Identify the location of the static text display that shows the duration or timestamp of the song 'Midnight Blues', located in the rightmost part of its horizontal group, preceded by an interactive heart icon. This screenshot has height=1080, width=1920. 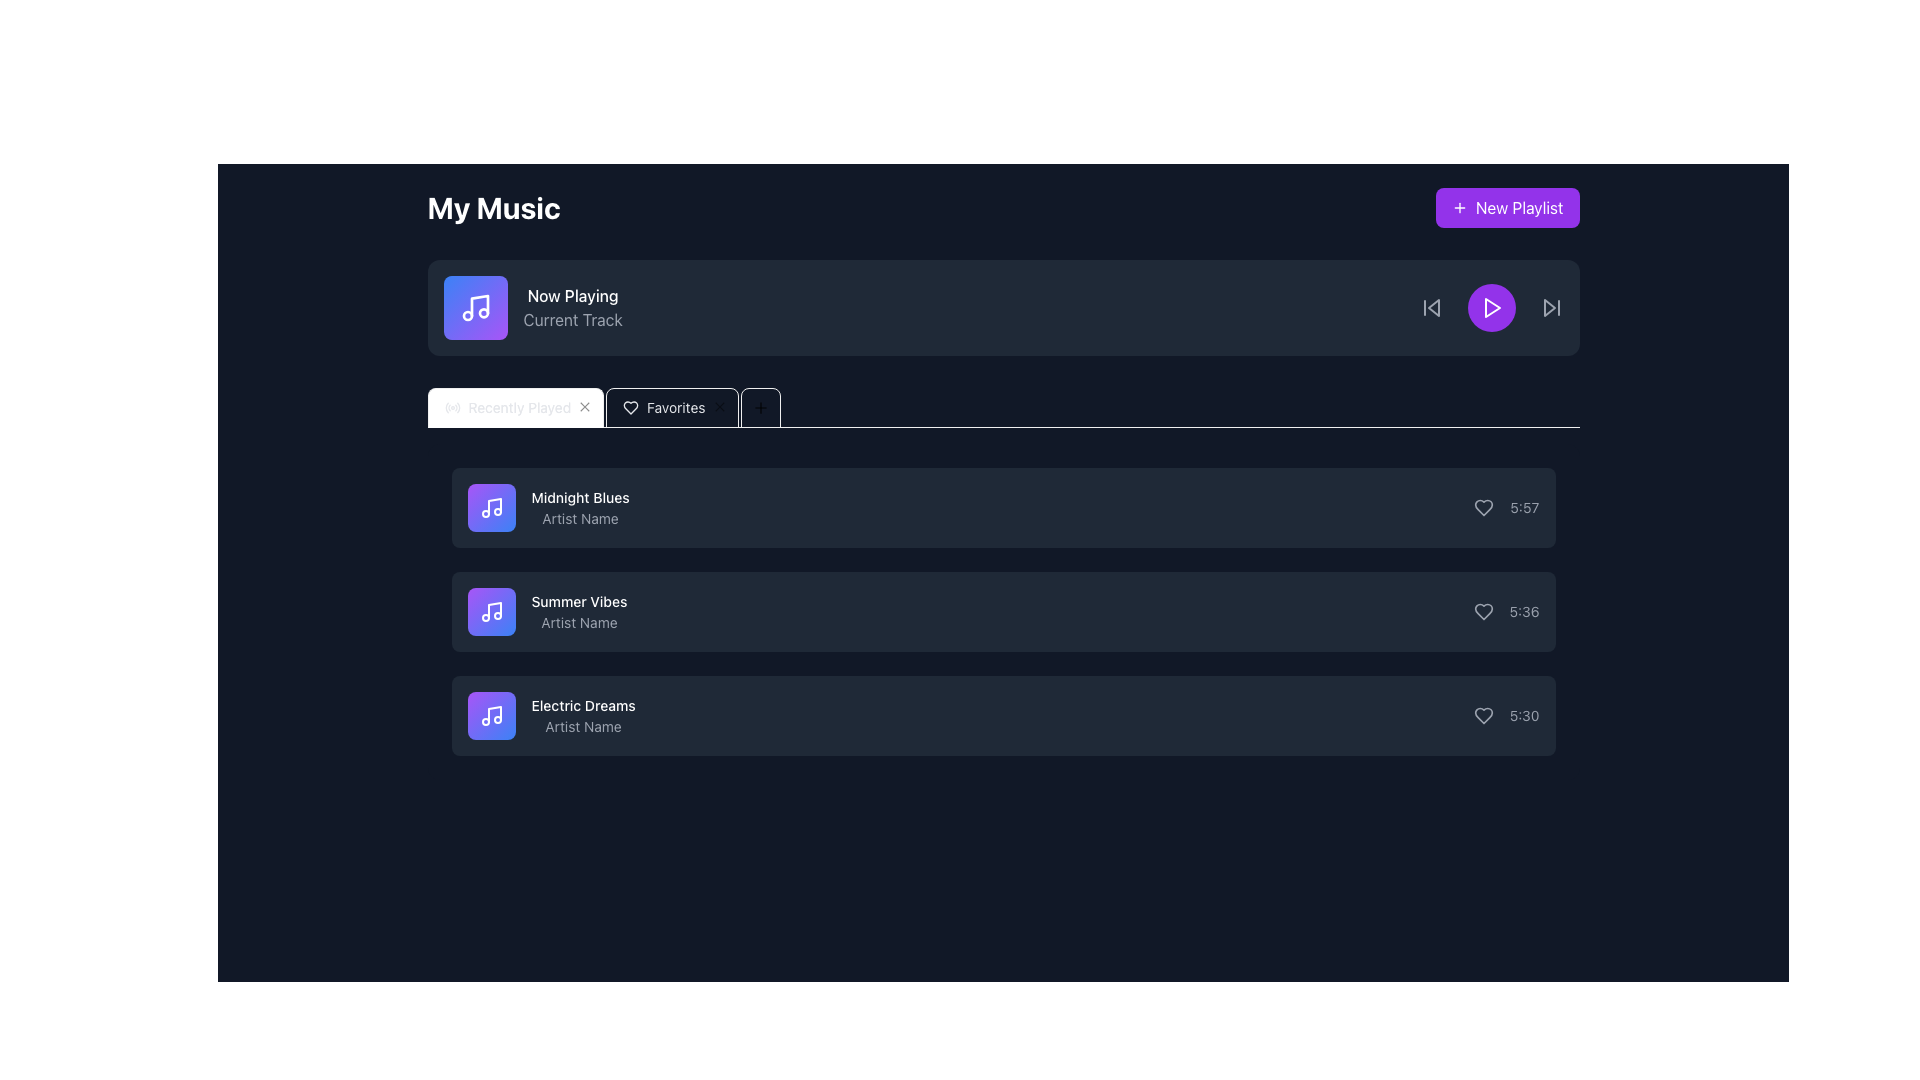
(1524, 507).